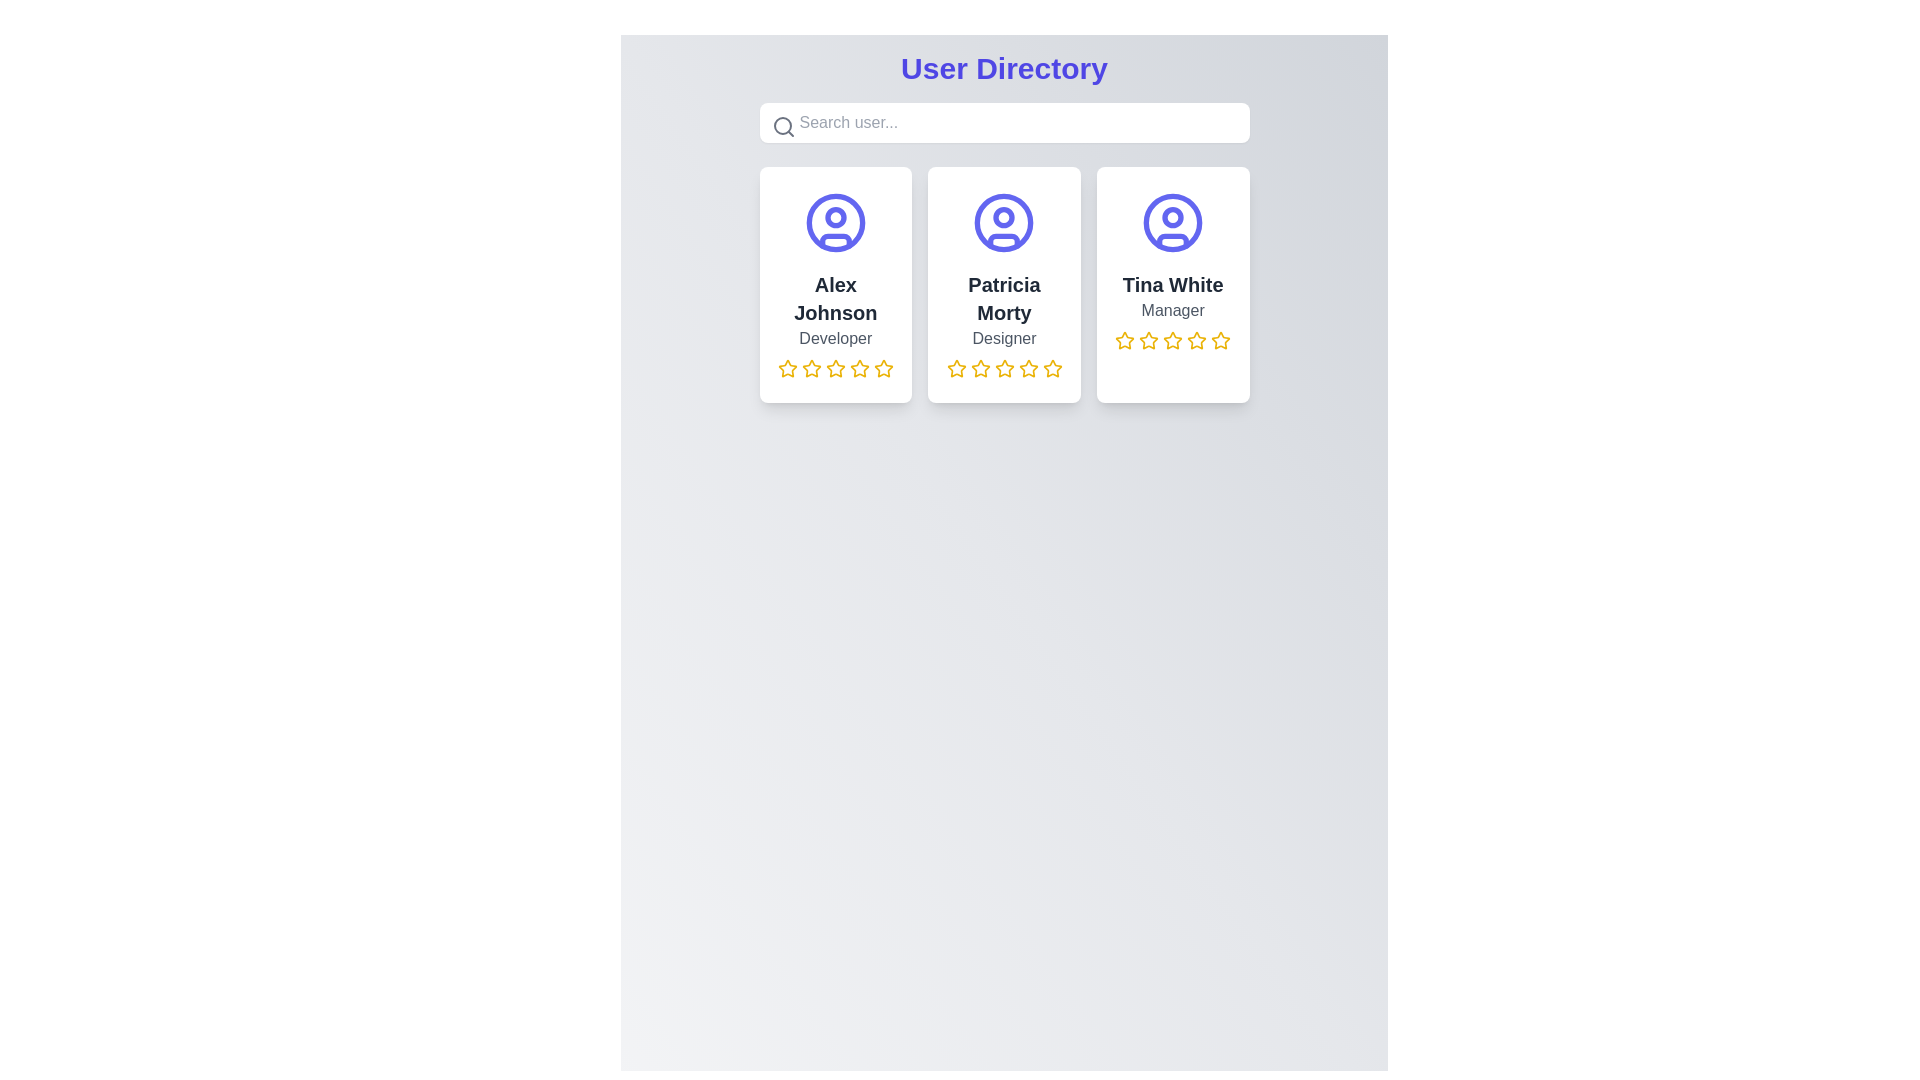 Image resolution: width=1920 pixels, height=1080 pixels. I want to click on the first star icon in the 5-star rating system below the card for 'Patricia Morty' to interact with the rating, so click(955, 369).